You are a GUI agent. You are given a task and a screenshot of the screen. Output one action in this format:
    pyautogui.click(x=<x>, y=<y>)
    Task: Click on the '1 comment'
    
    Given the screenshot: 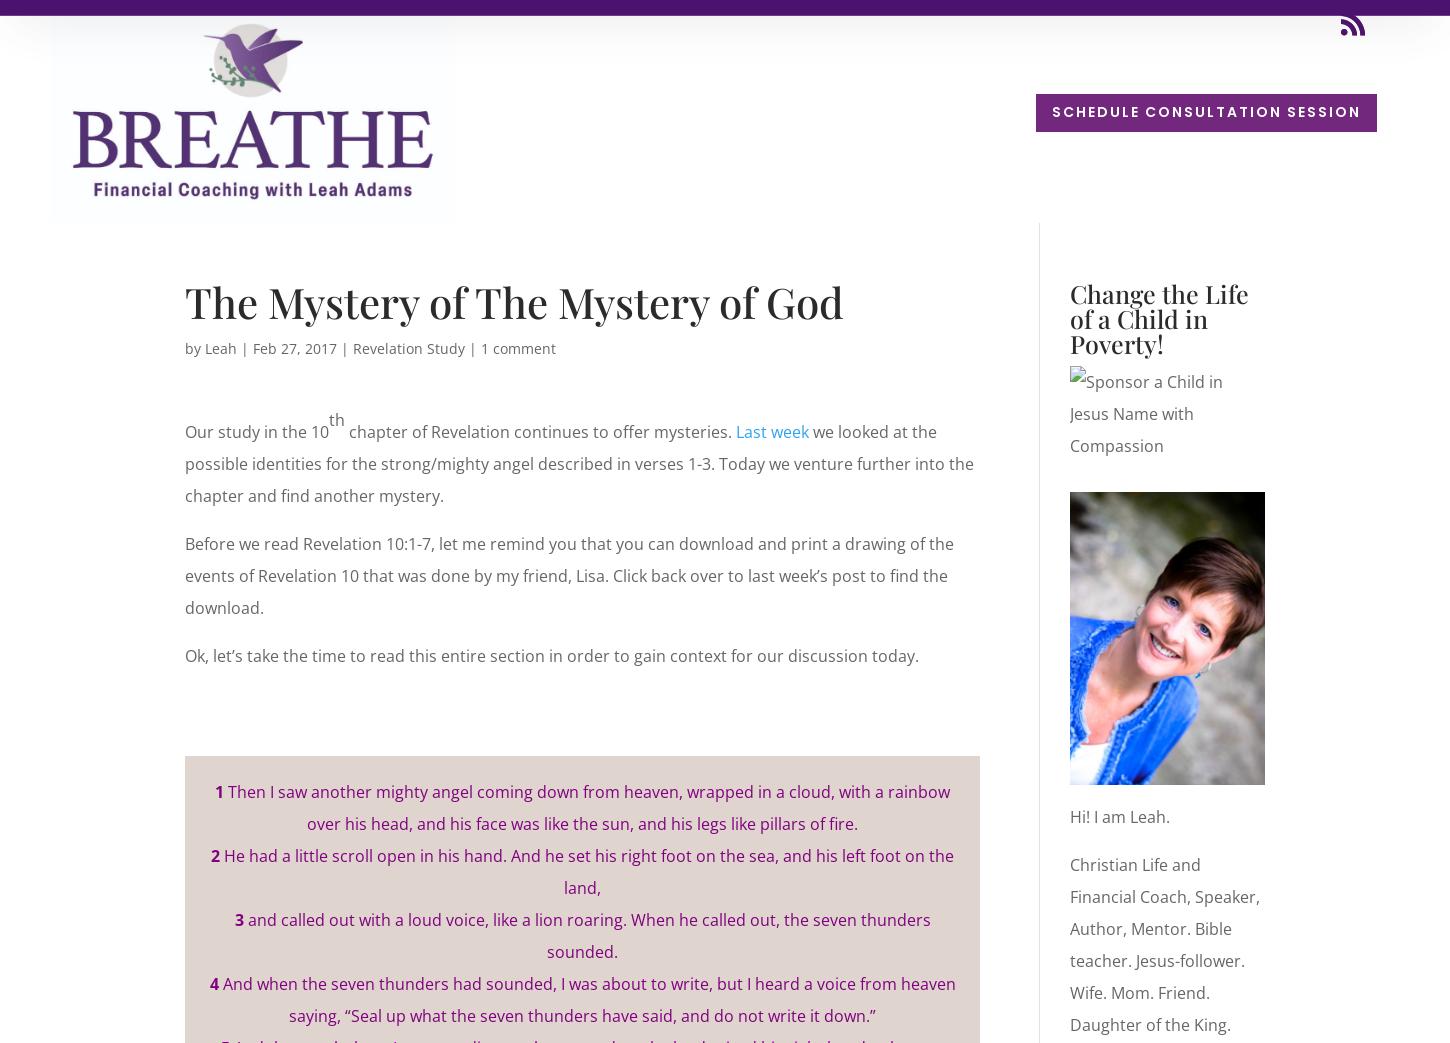 What is the action you would take?
    pyautogui.click(x=479, y=347)
    